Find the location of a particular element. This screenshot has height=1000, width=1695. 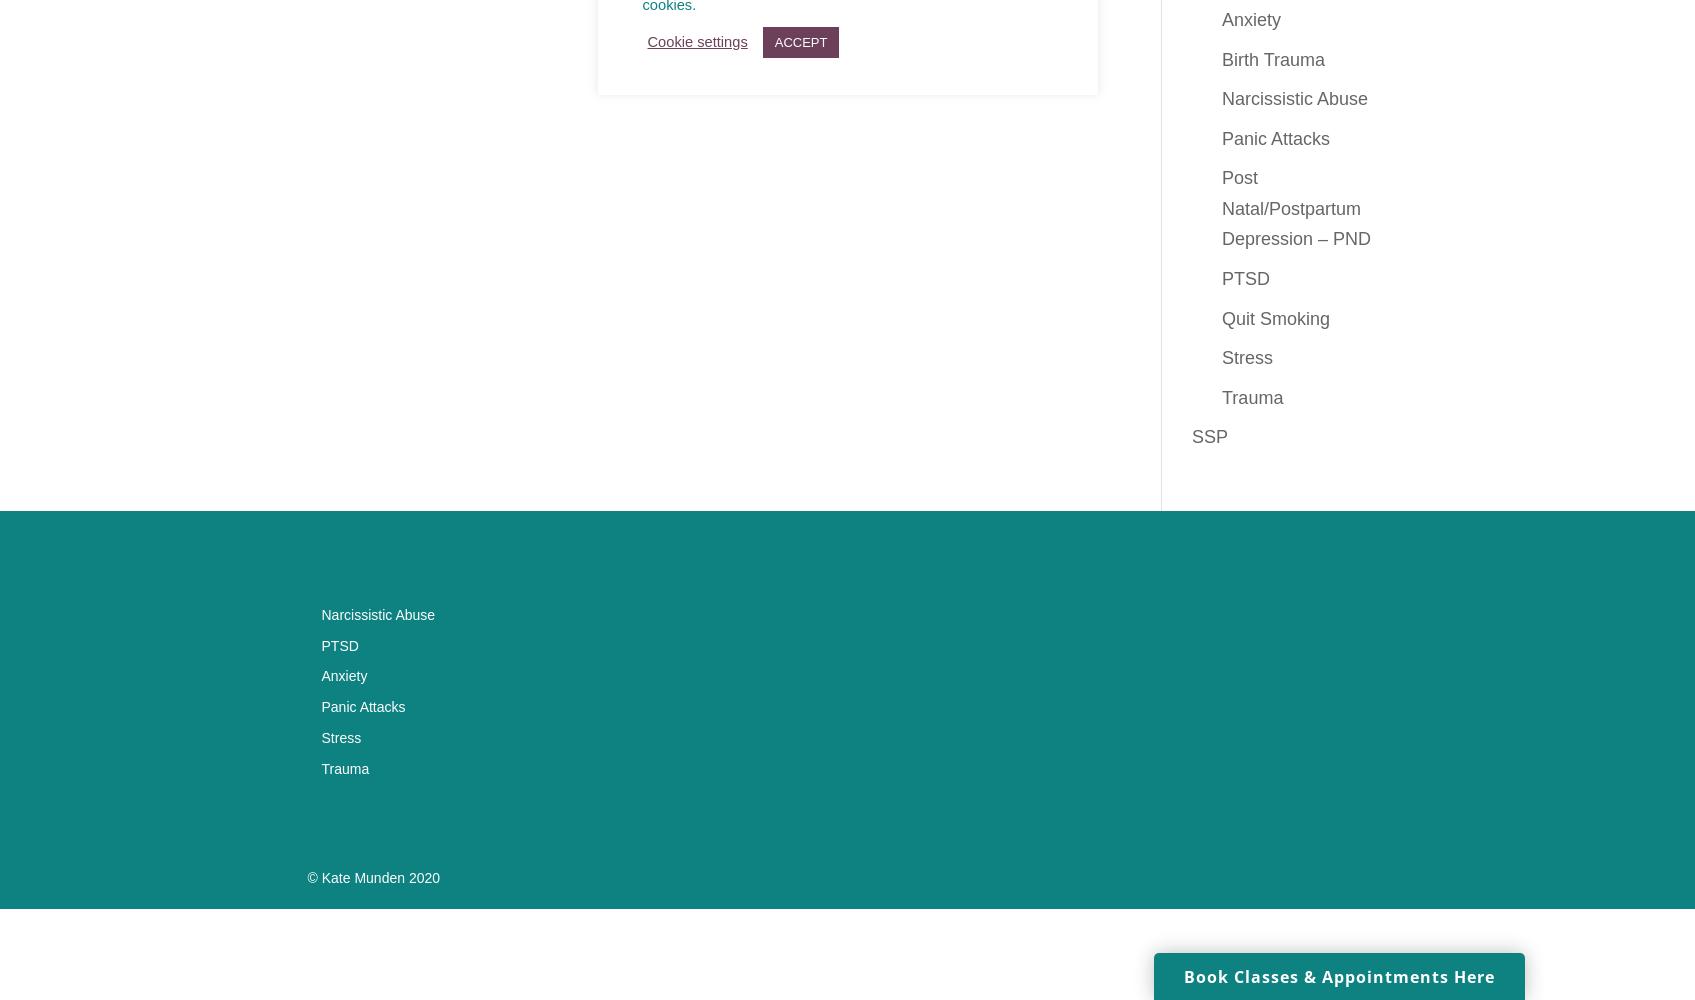

'Quit Smoking' is located at coordinates (1221, 317).